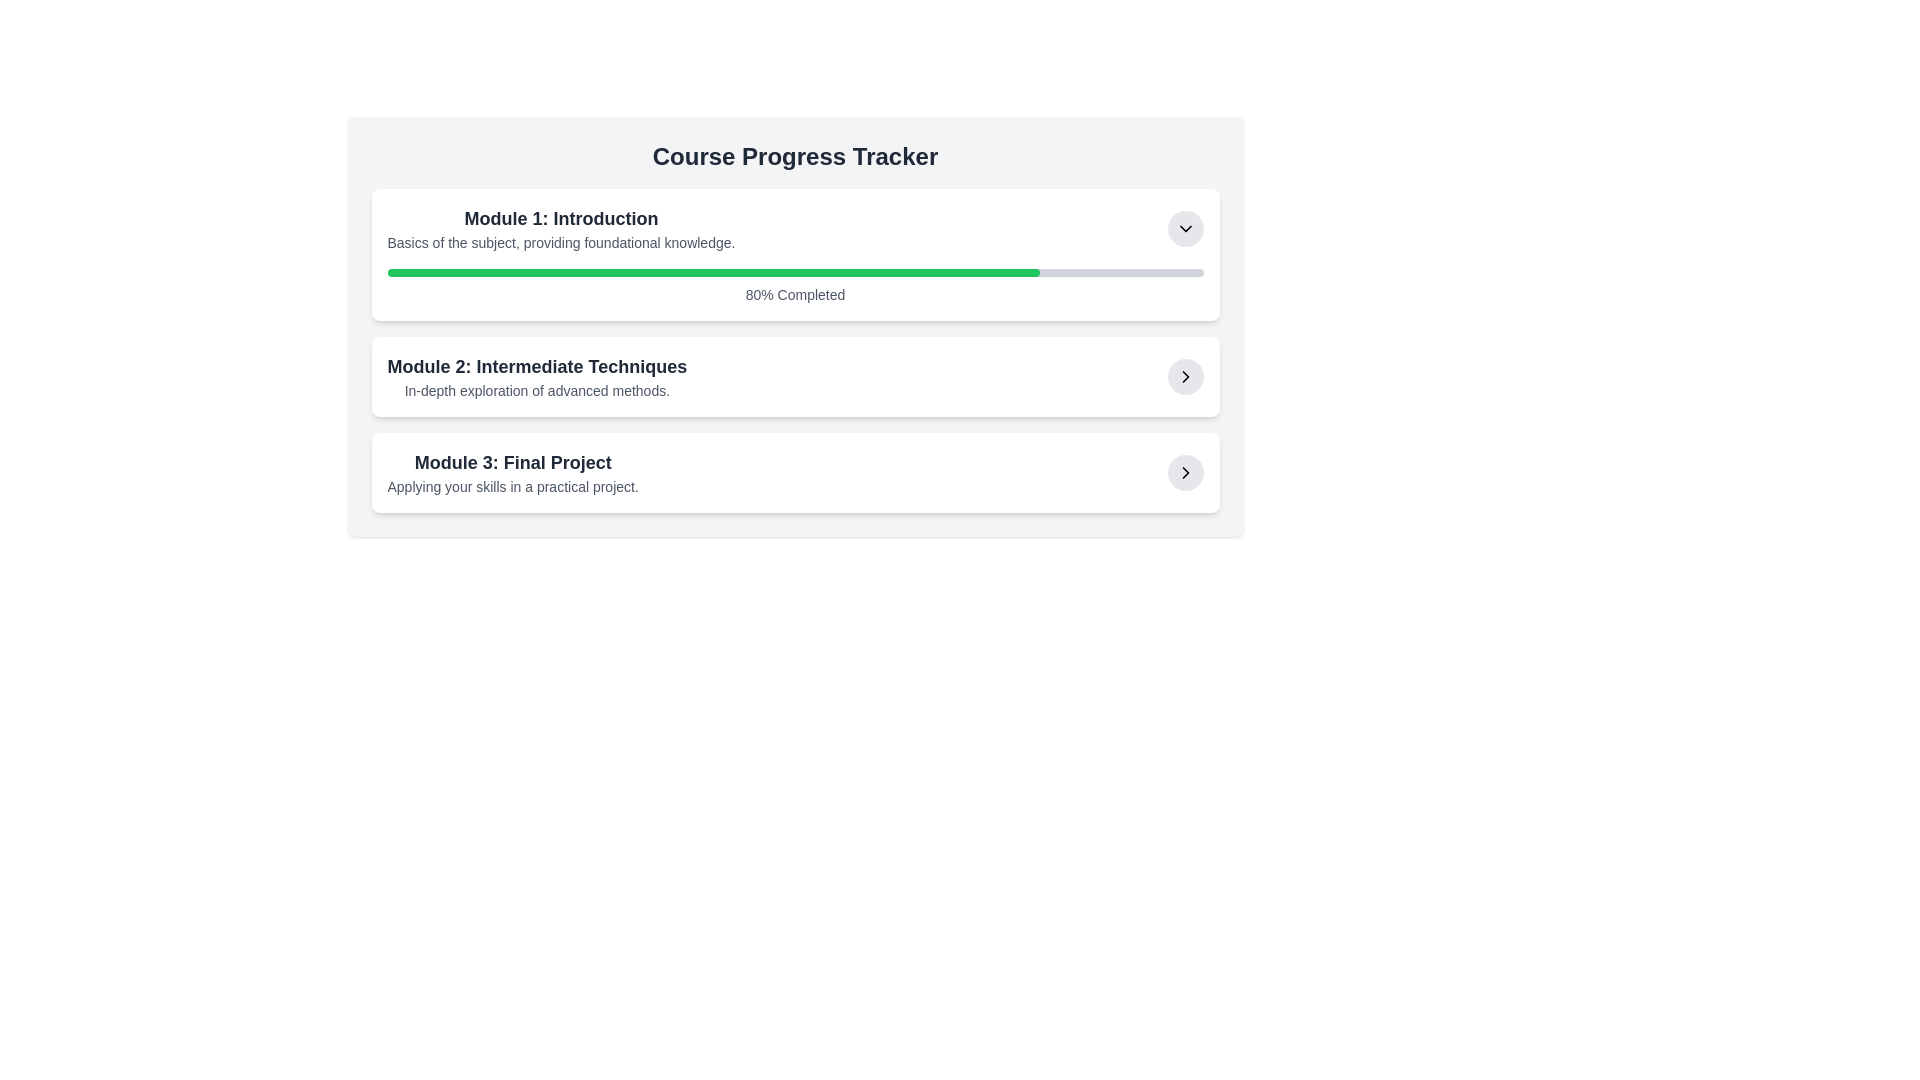 Image resolution: width=1920 pixels, height=1080 pixels. I want to click on the right-facing arrow icon within the SVG graphical element located in the bottom-right corner of the 'Module 3: Final Project' section in the 'Course Progress Tracker' interface, so click(1185, 377).